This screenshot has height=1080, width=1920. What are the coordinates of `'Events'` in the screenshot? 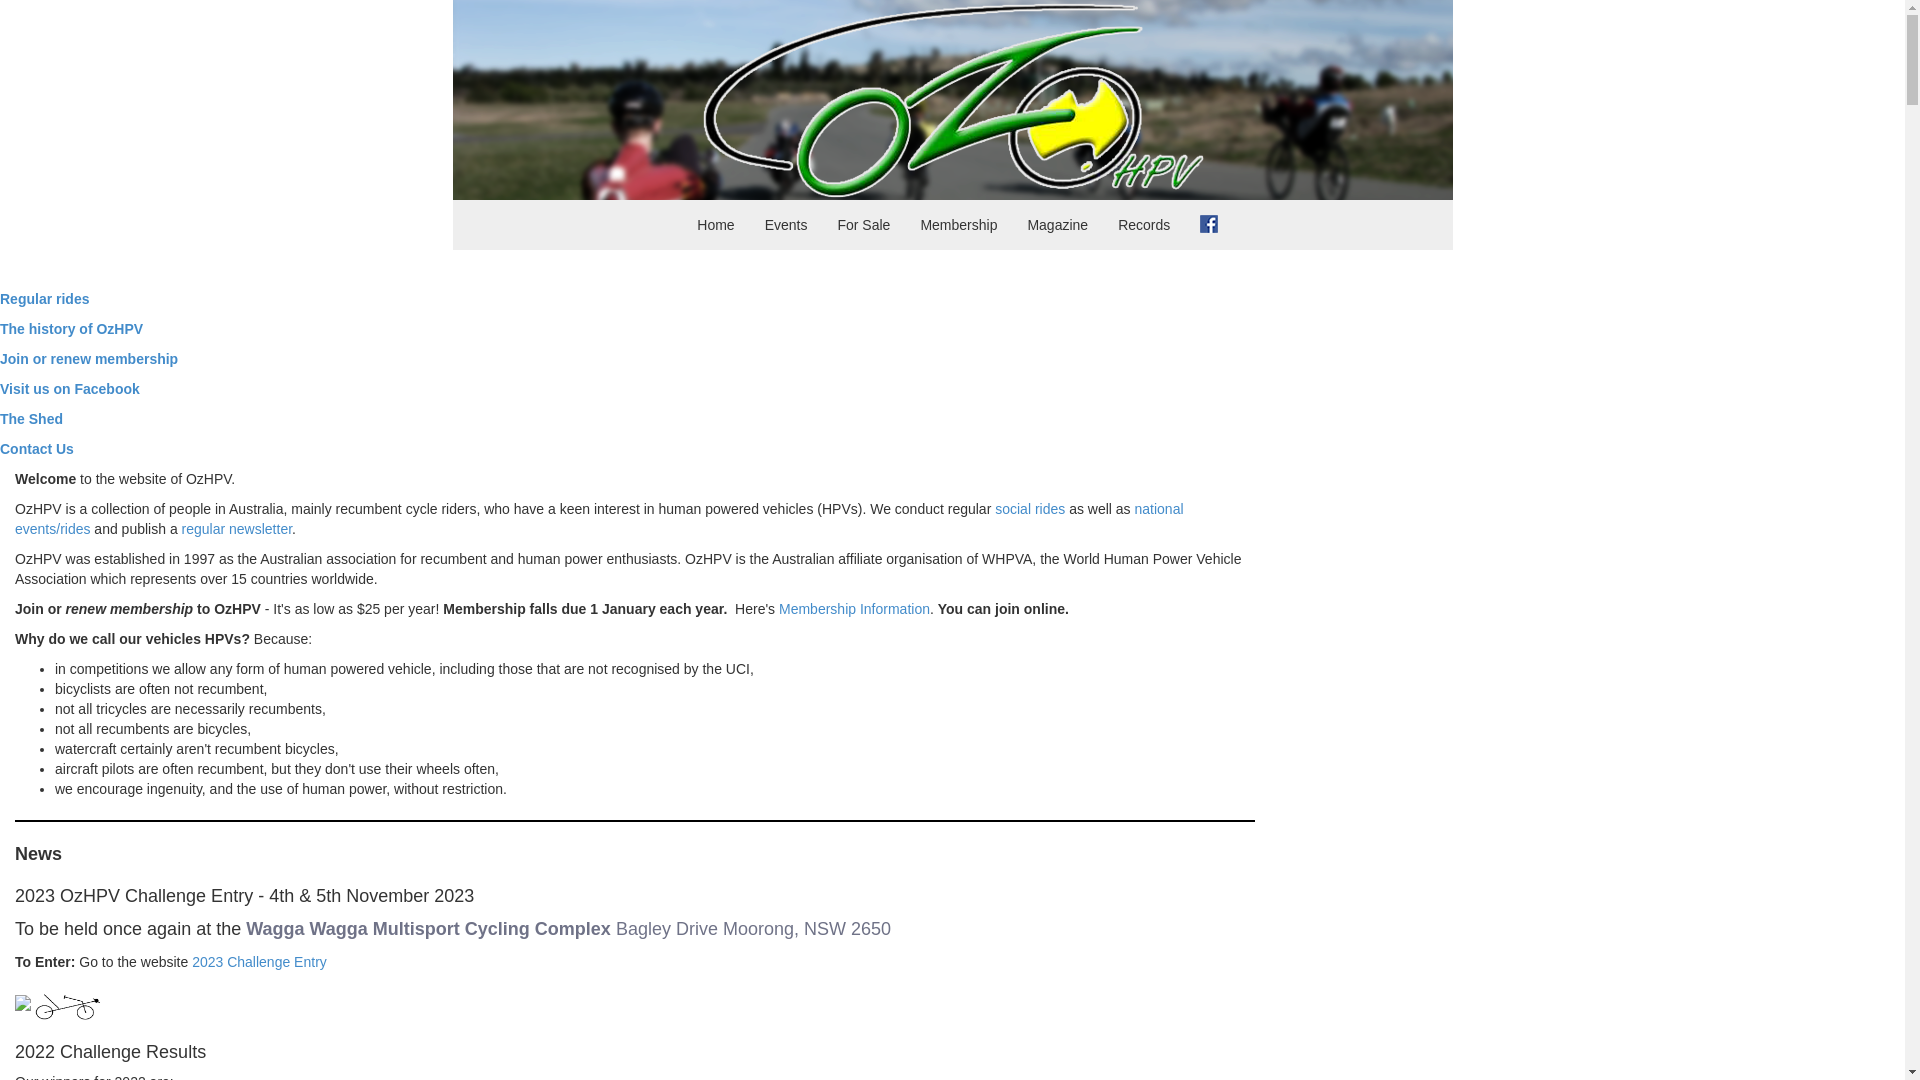 It's located at (785, 224).